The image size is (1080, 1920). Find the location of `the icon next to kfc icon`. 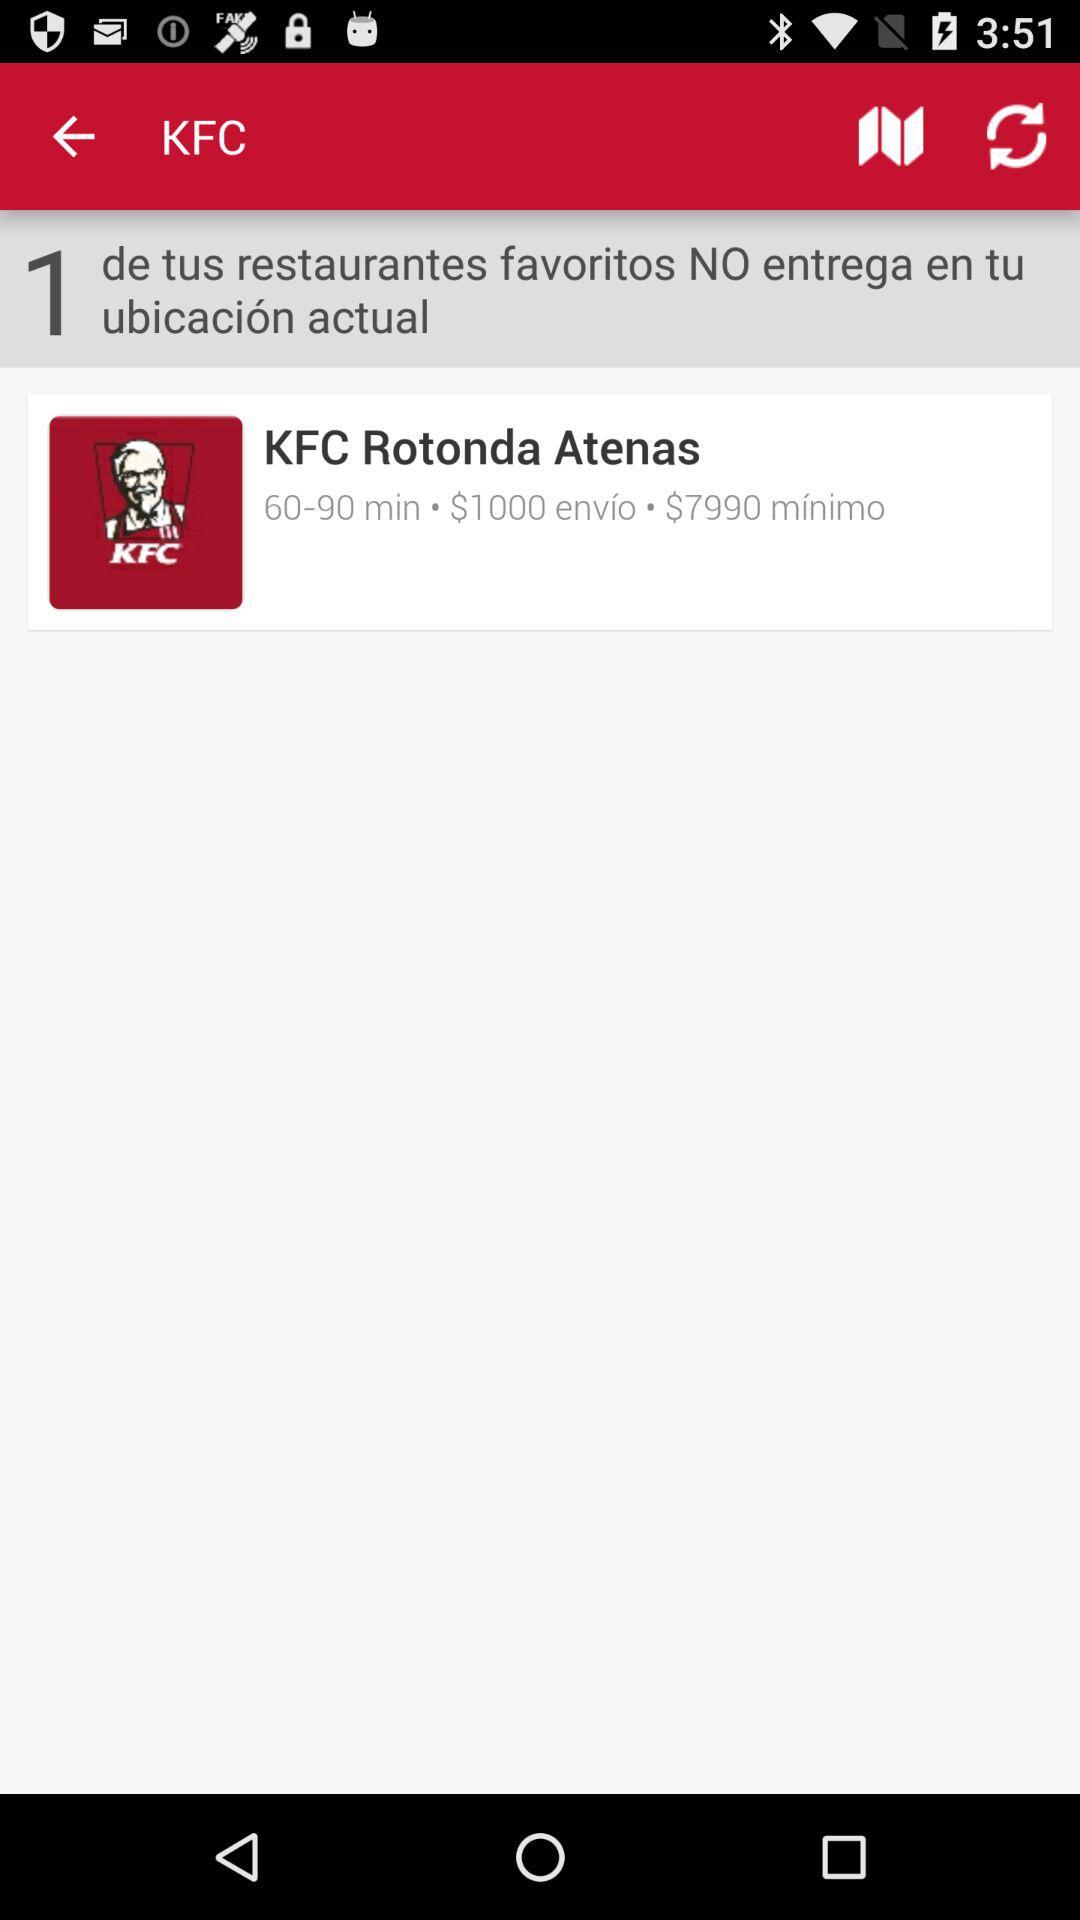

the icon next to kfc icon is located at coordinates (890, 135).